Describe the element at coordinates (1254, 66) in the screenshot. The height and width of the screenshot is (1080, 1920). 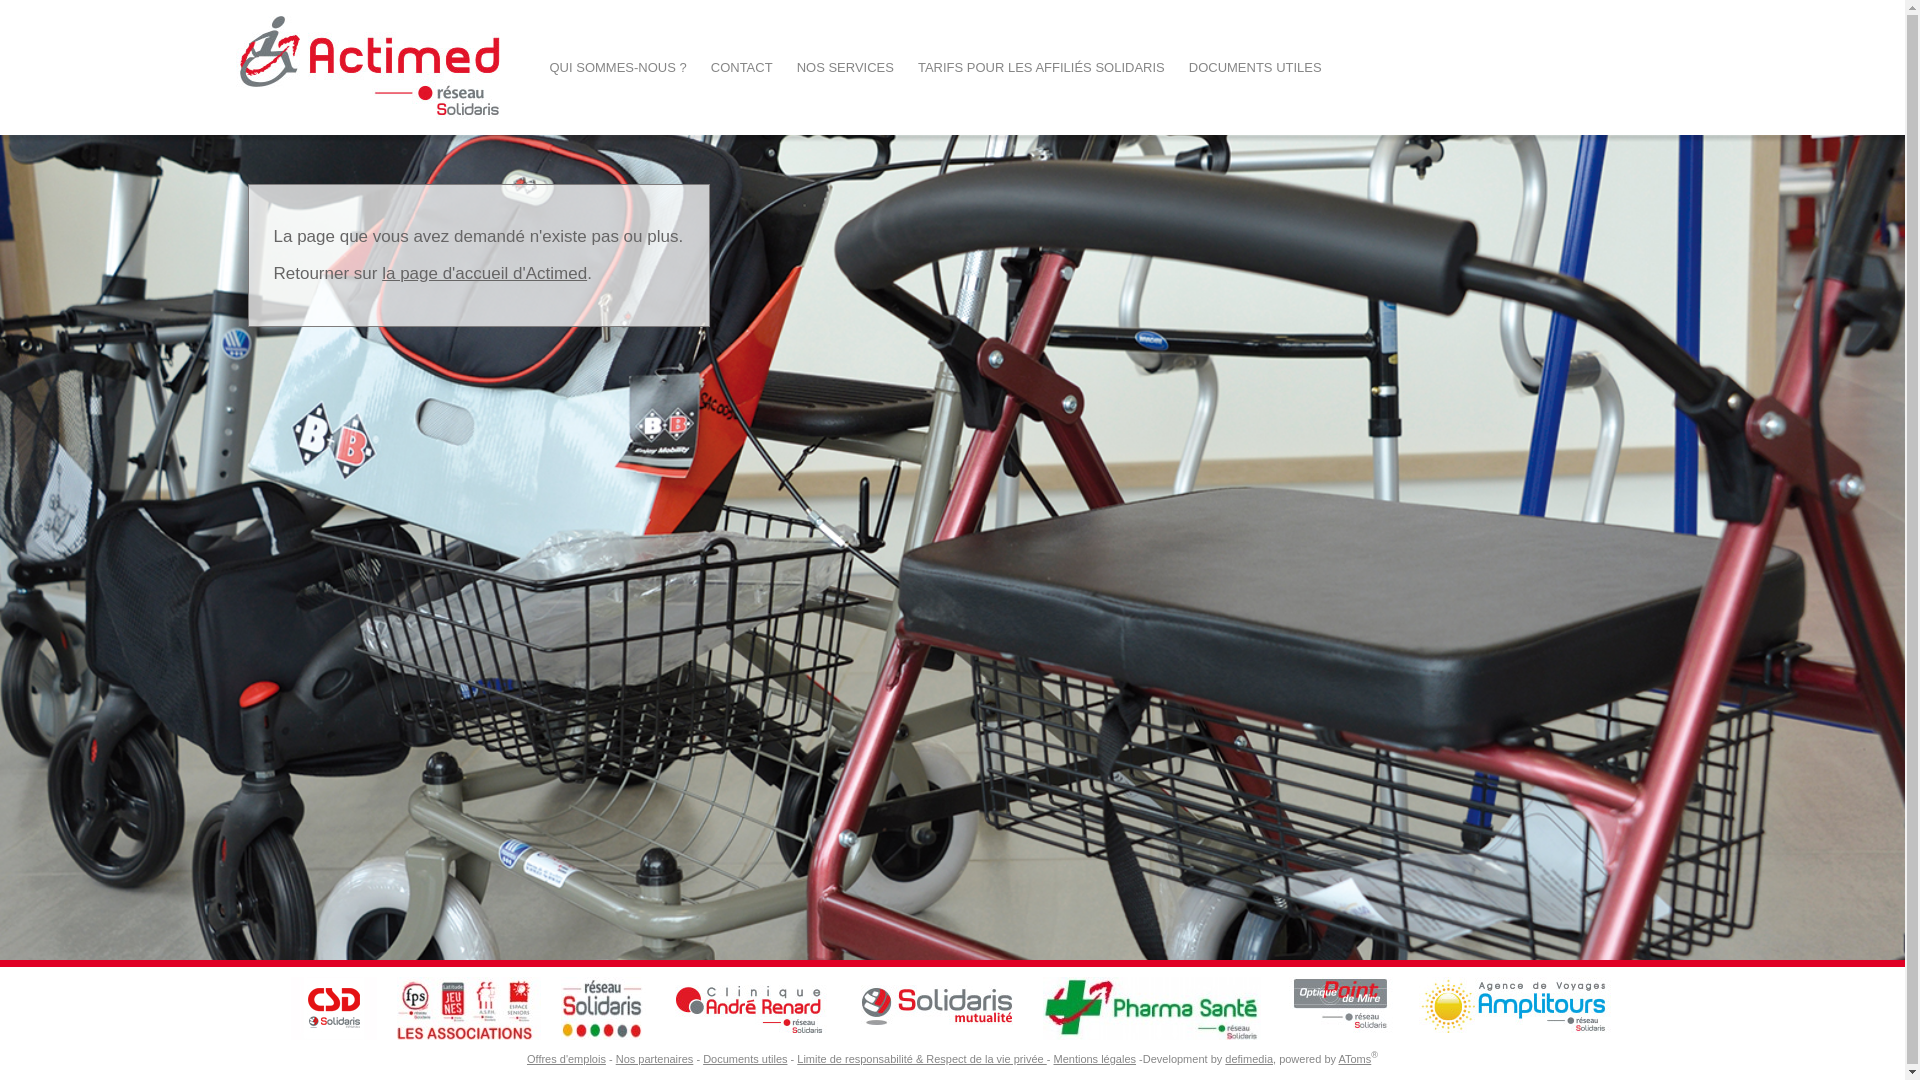
I see `'DOCUMENTS UTILES'` at that location.